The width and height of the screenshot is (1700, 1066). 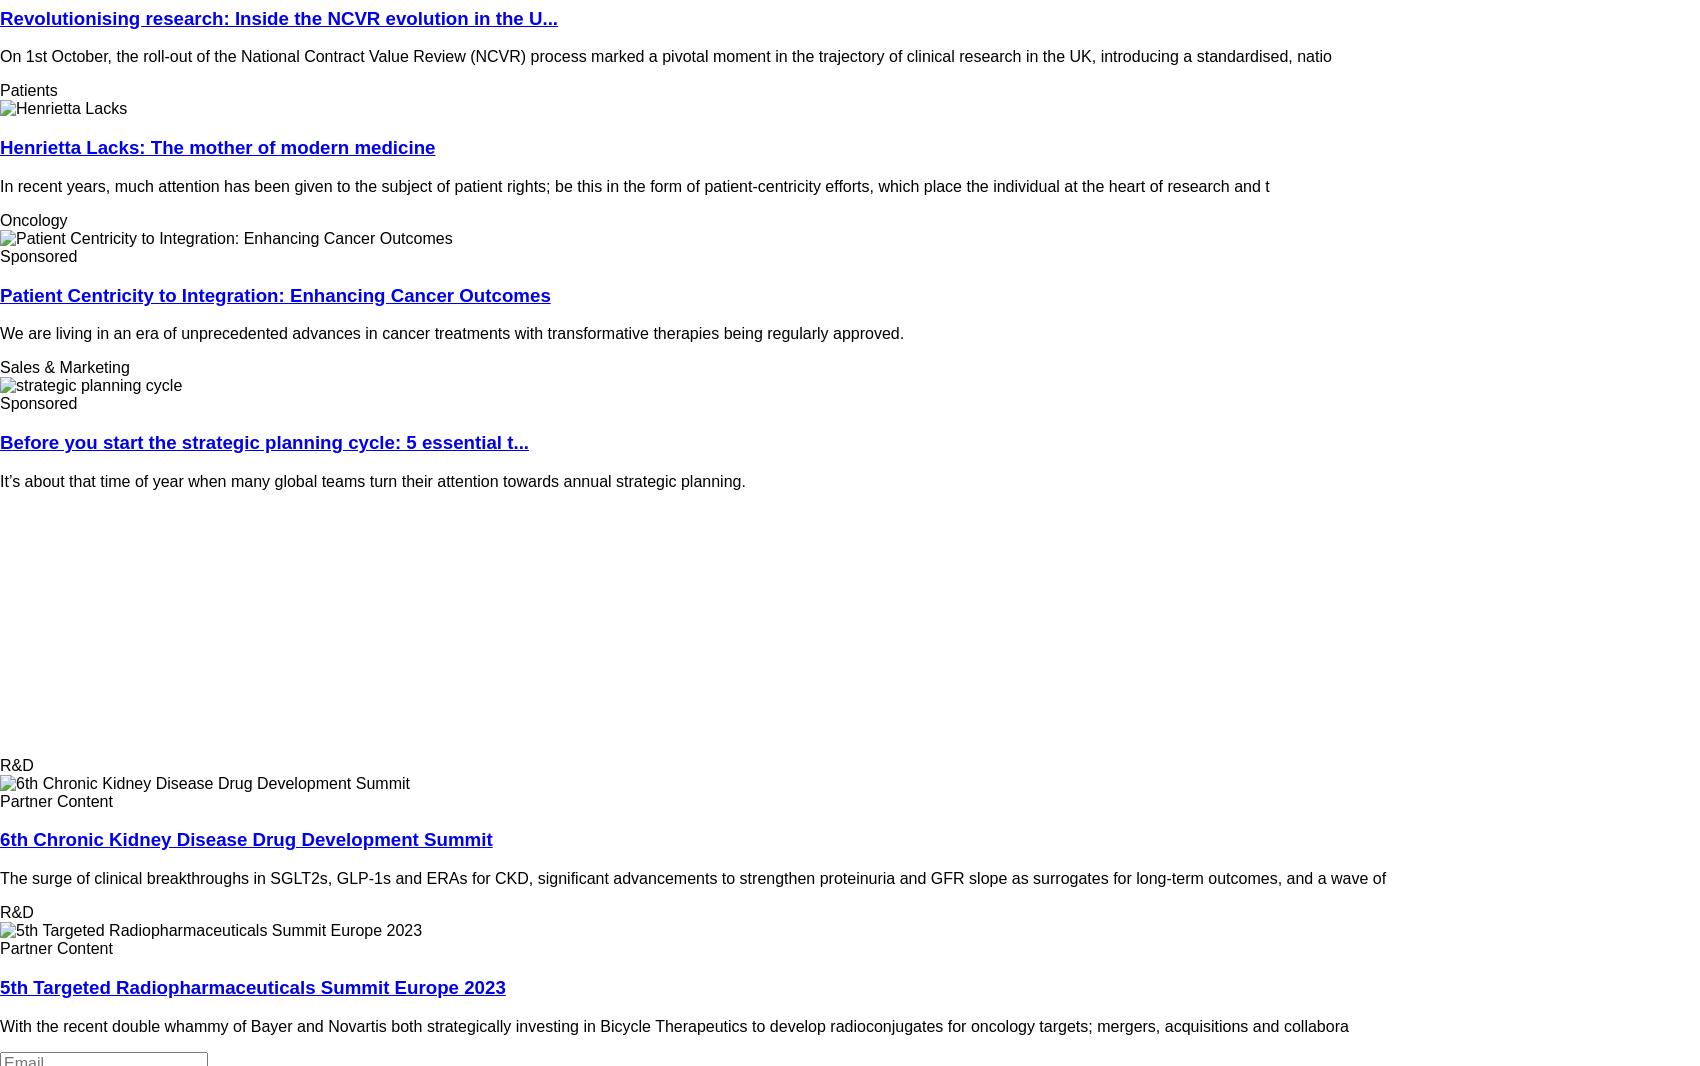 I want to click on 'Patients', so click(x=0, y=89).